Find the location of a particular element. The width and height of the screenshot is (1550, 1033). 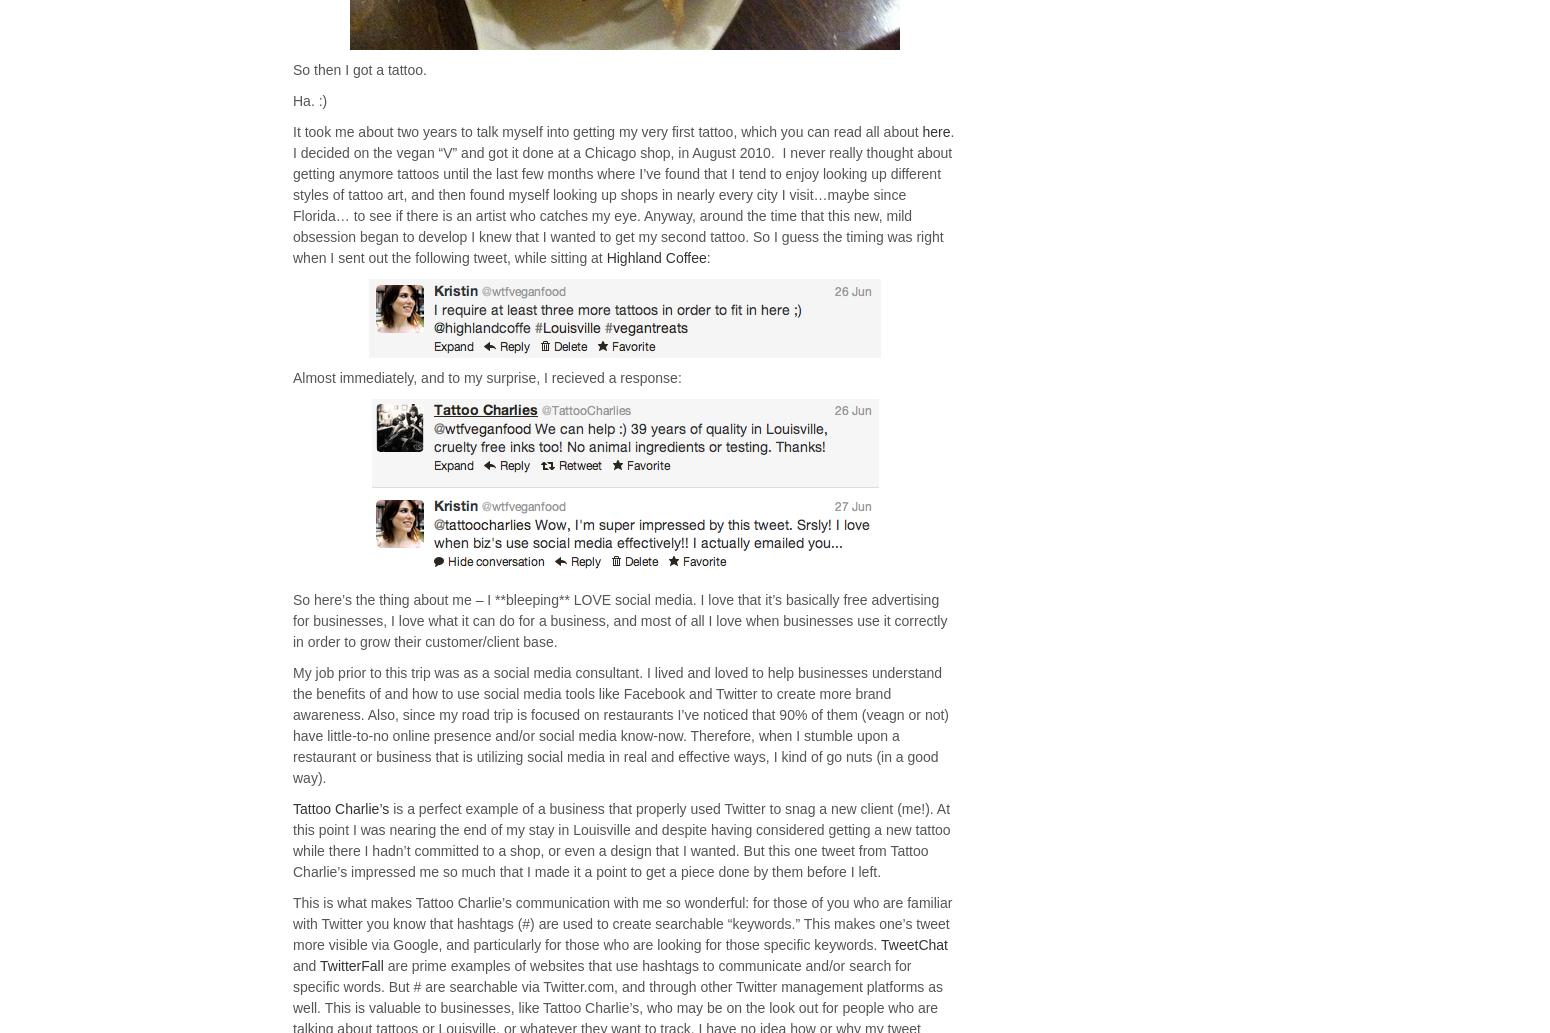

'This is what makes Tattoo Charlie’s communication with me so wonderful: for those of you who are familiar with Twitter you know that hashtags (#) are used to create searchable “keywords.” This makes one’s tweet more visible via Google, and particularly for those who are looking for those specific keywords.' is located at coordinates (621, 923).